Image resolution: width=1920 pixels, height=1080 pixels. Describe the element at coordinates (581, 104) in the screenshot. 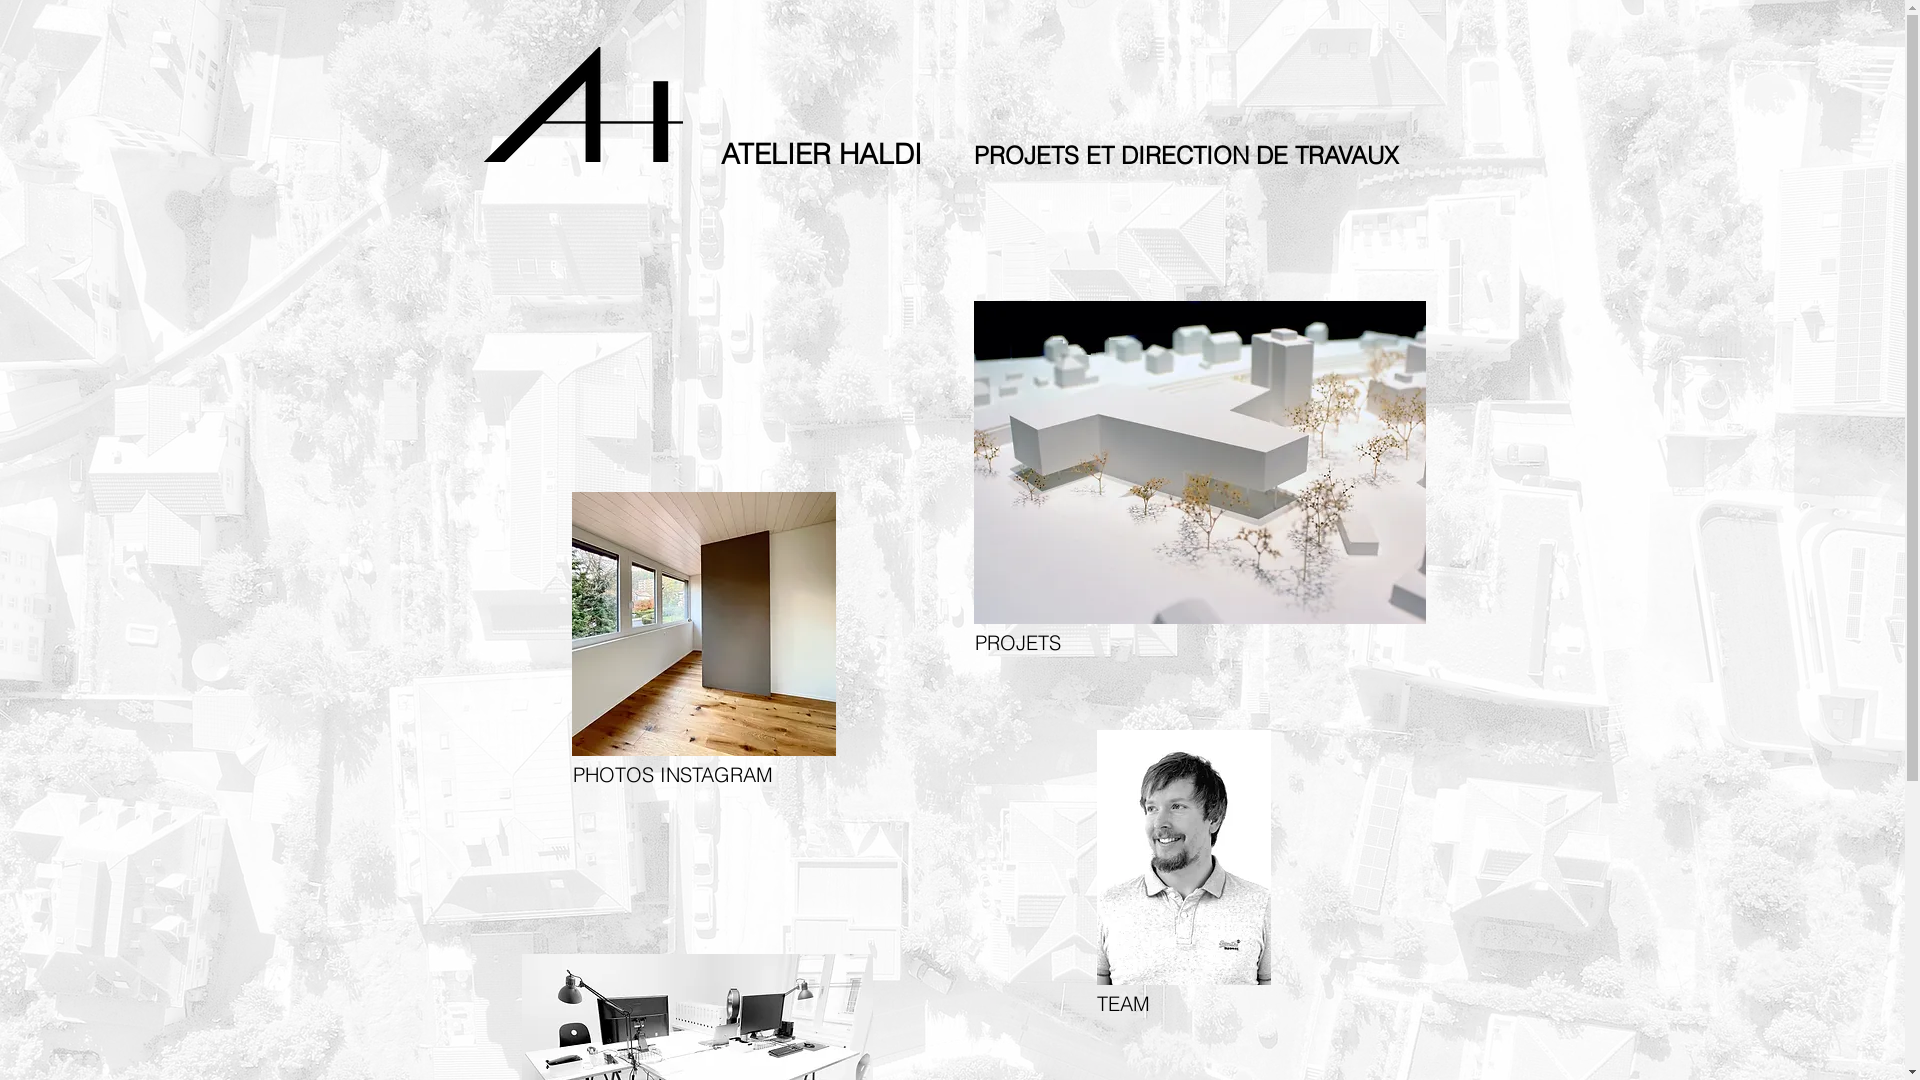

I see `'AH.png'` at that location.